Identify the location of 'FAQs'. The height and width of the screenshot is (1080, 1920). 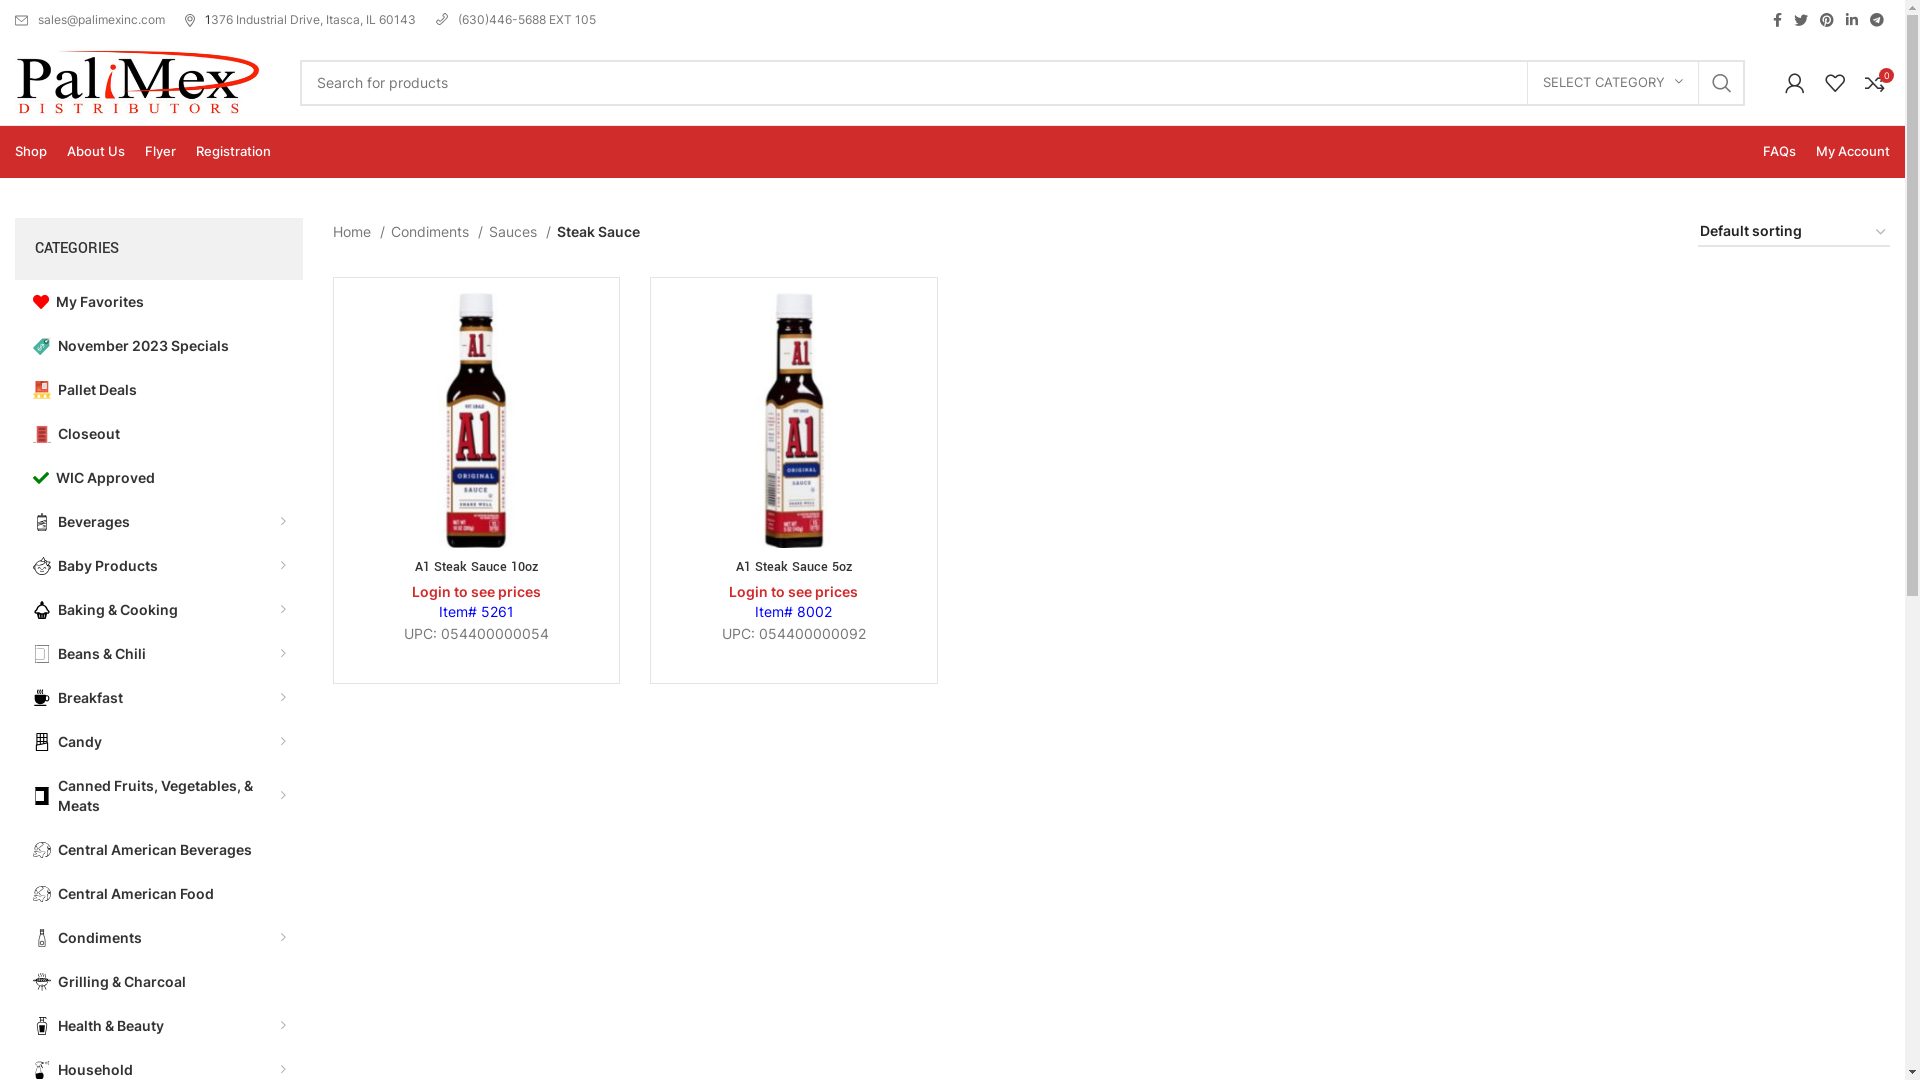
(1779, 150).